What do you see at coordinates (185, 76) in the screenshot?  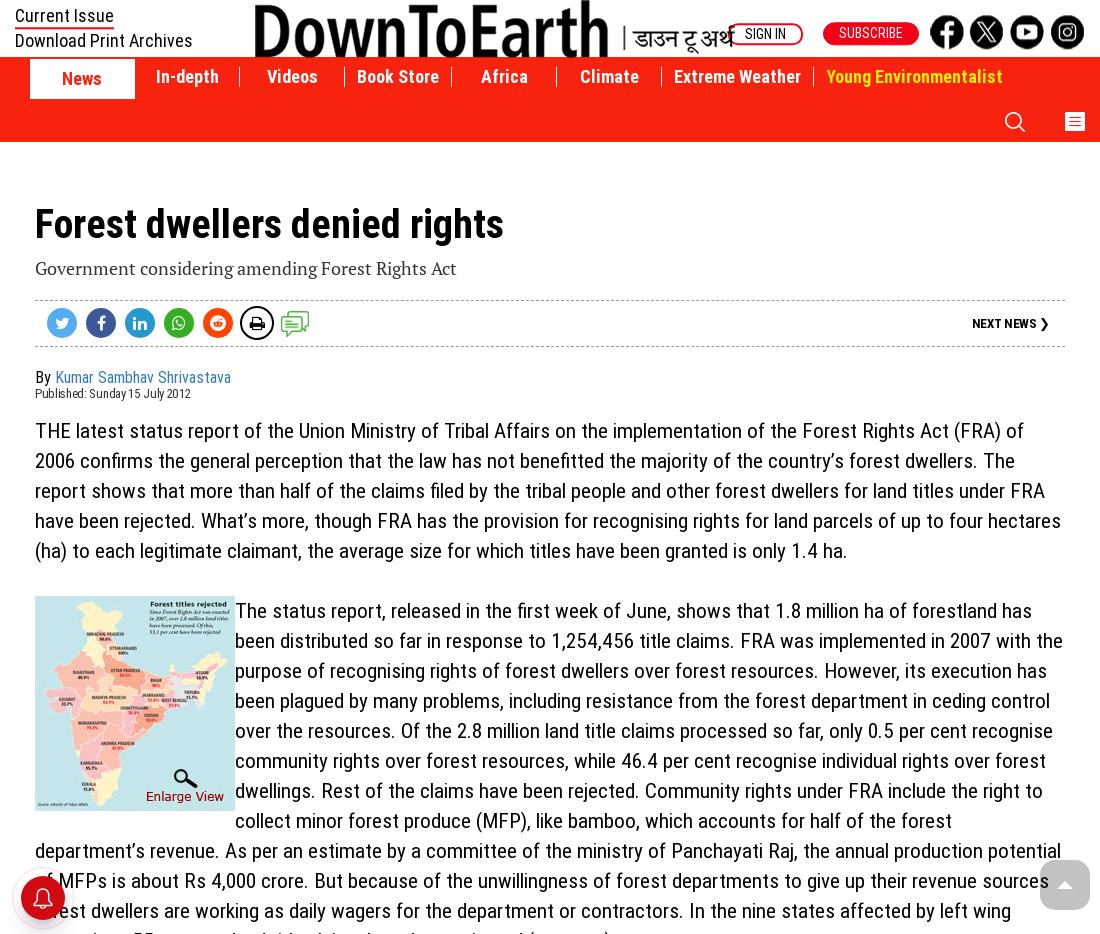 I see `'In-depth'` at bounding box center [185, 76].